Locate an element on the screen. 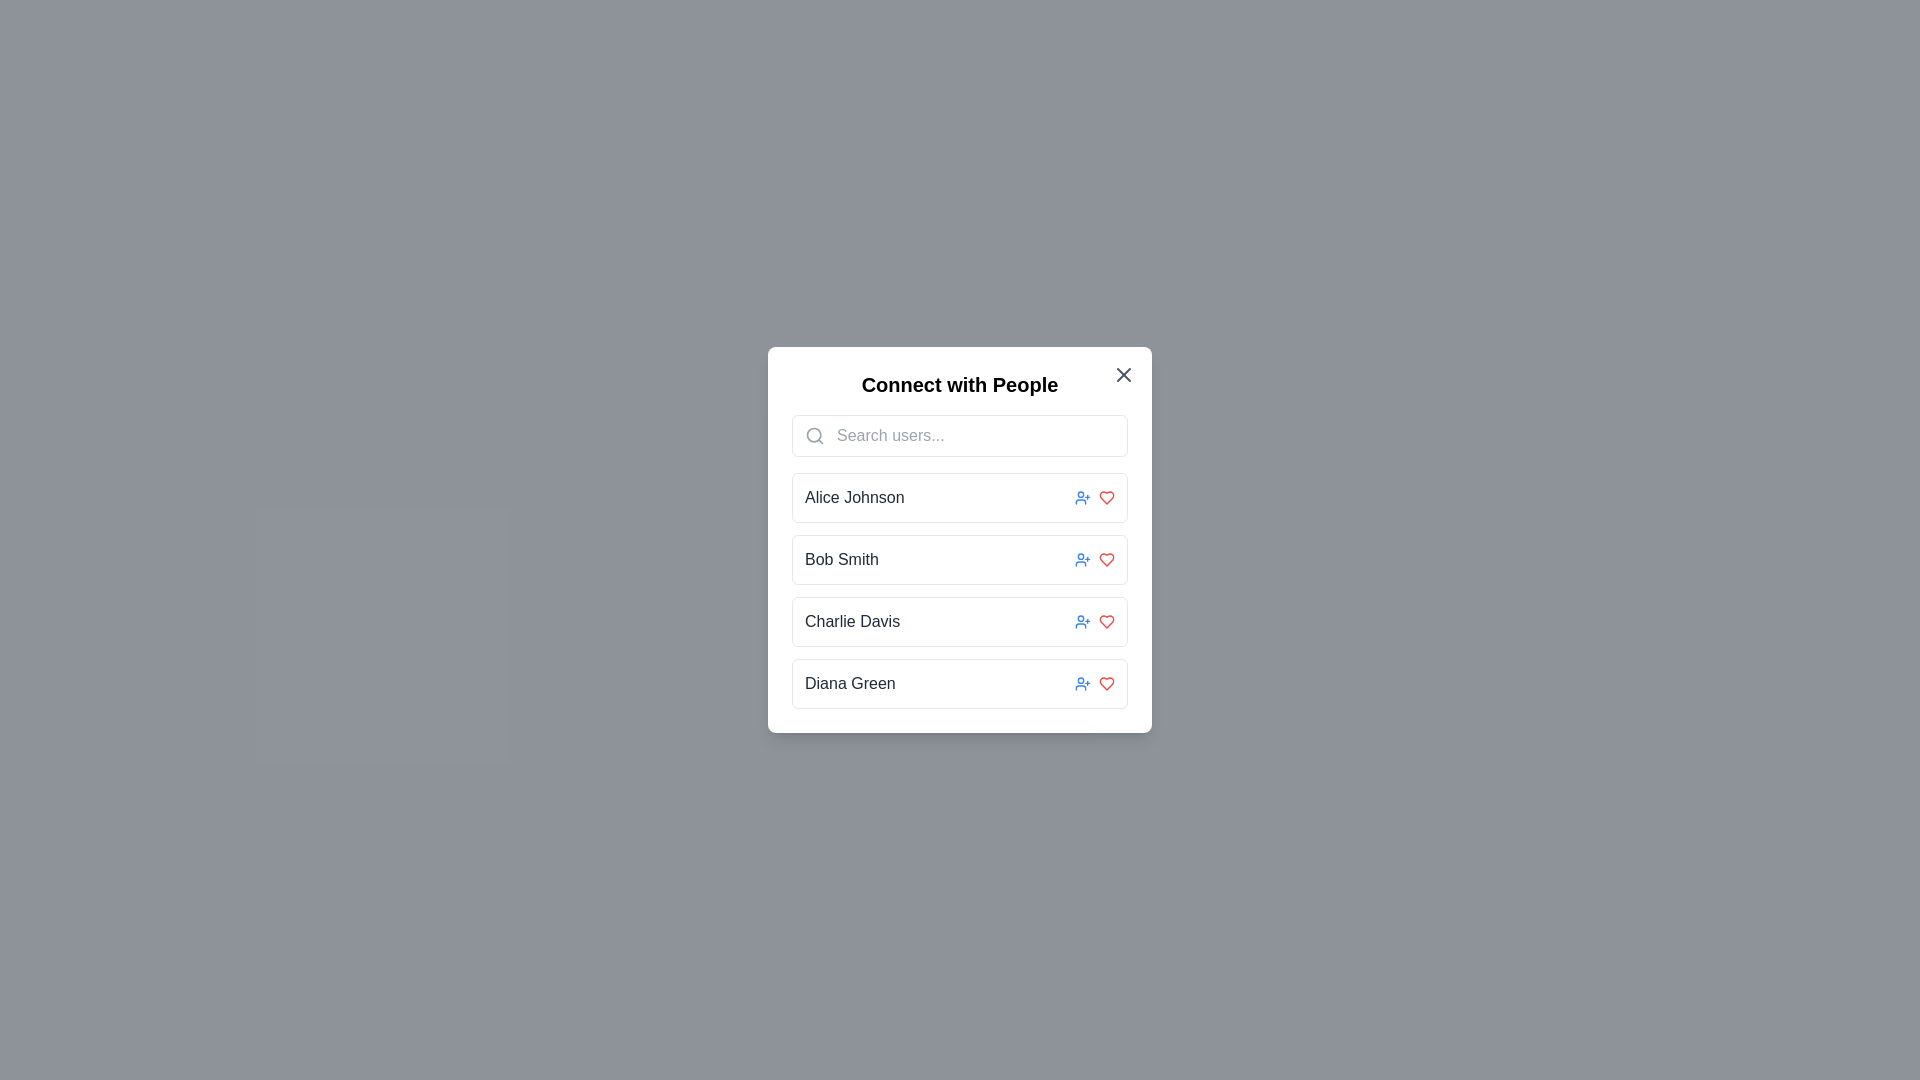  the text label displaying 'Diana Green', which is styled in dark gray font and located within the fourth item under 'Connect with People' is located at coordinates (850, 682).